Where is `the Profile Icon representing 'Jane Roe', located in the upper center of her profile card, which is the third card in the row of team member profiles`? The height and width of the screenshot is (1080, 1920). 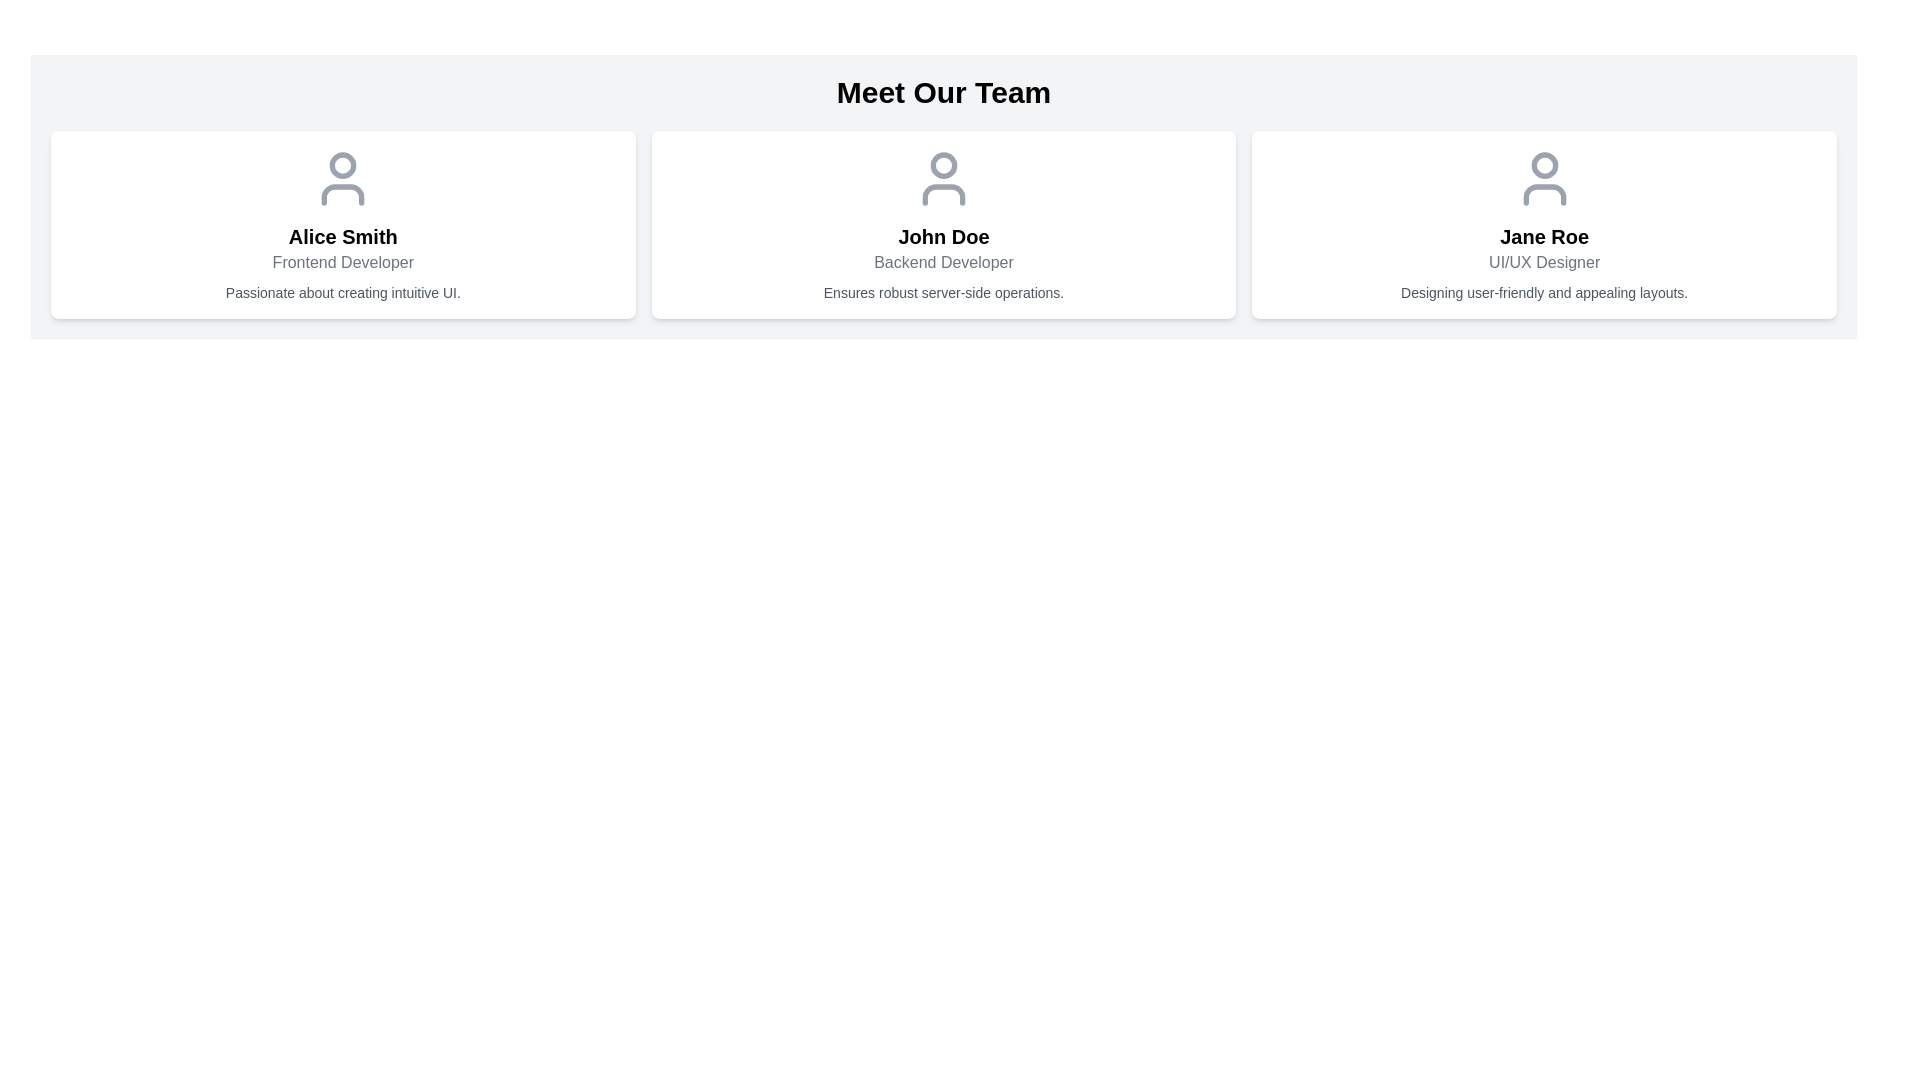
the Profile Icon representing 'Jane Roe', located in the upper center of her profile card, which is the third card in the row of team member profiles is located at coordinates (1543, 177).